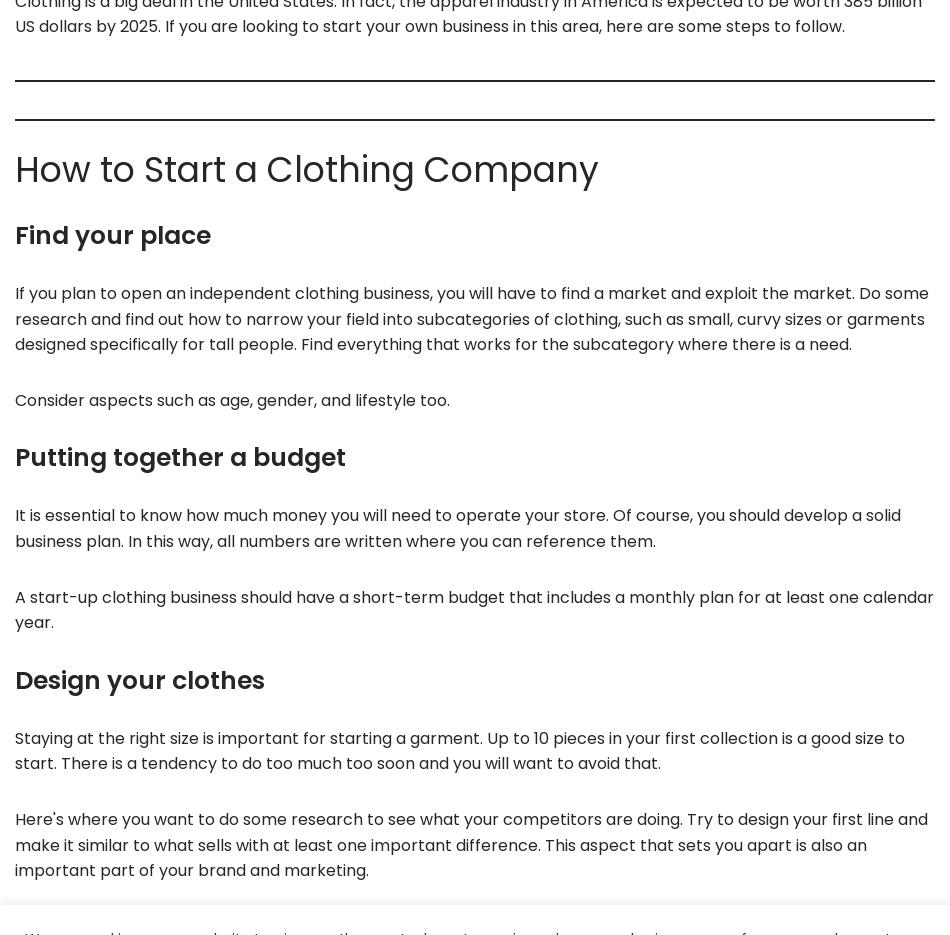  What do you see at coordinates (456, 527) in the screenshot?
I see `'It is essential to know how much money you will need to operate your store. Of course, you should develop a solid business plan. In this way, all numbers are written where you can reference them.'` at bounding box center [456, 527].